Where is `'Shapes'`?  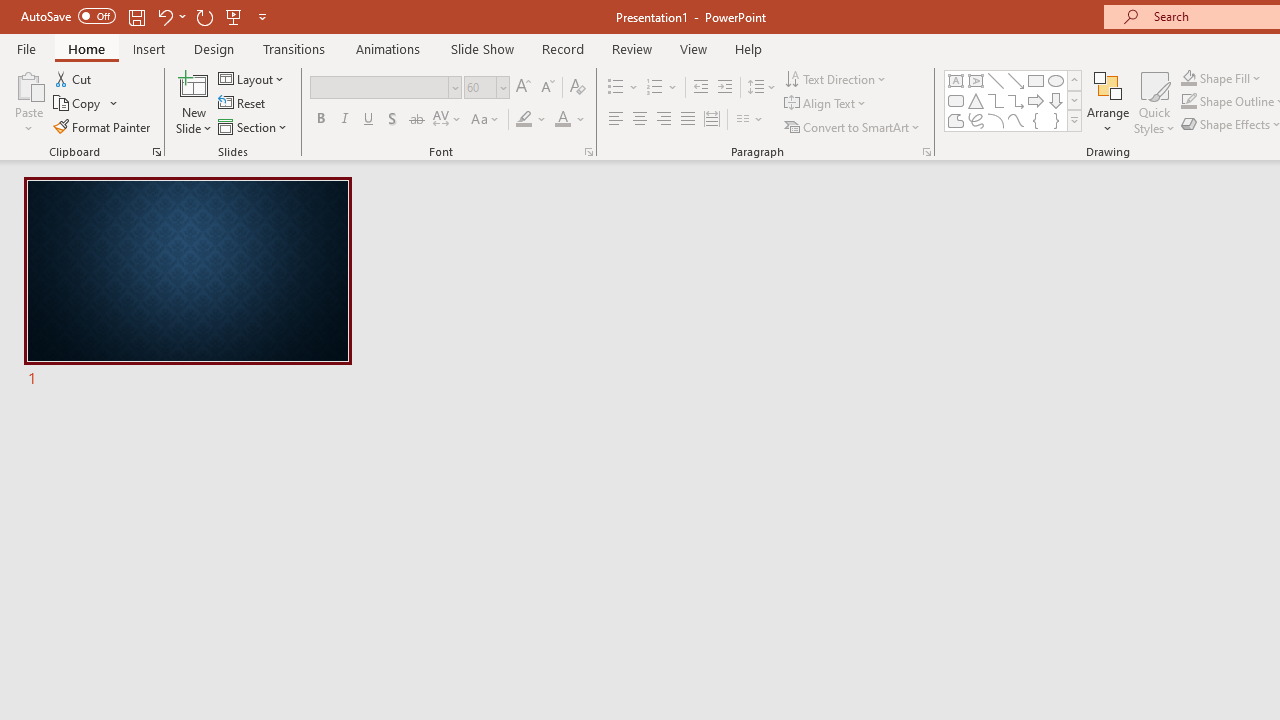
'Shapes' is located at coordinates (1073, 120).